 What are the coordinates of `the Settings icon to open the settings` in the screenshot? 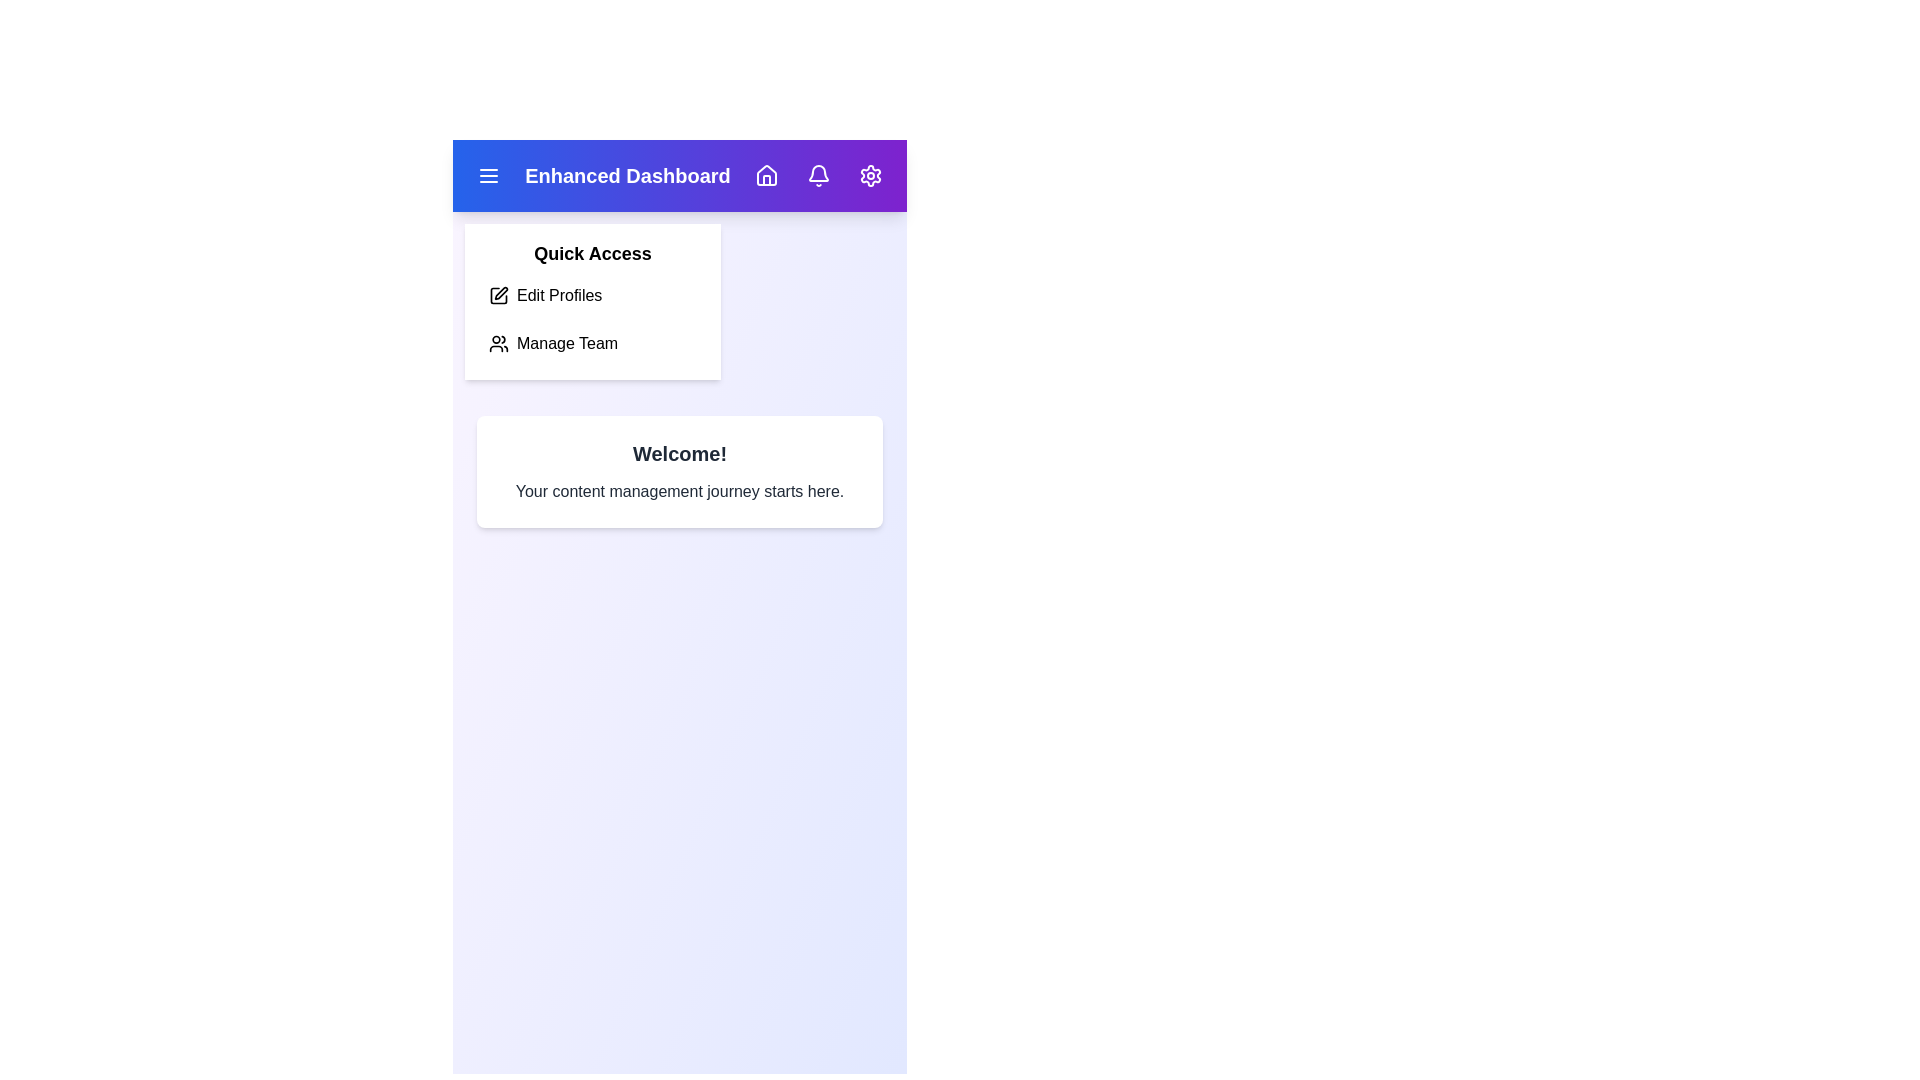 It's located at (870, 175).